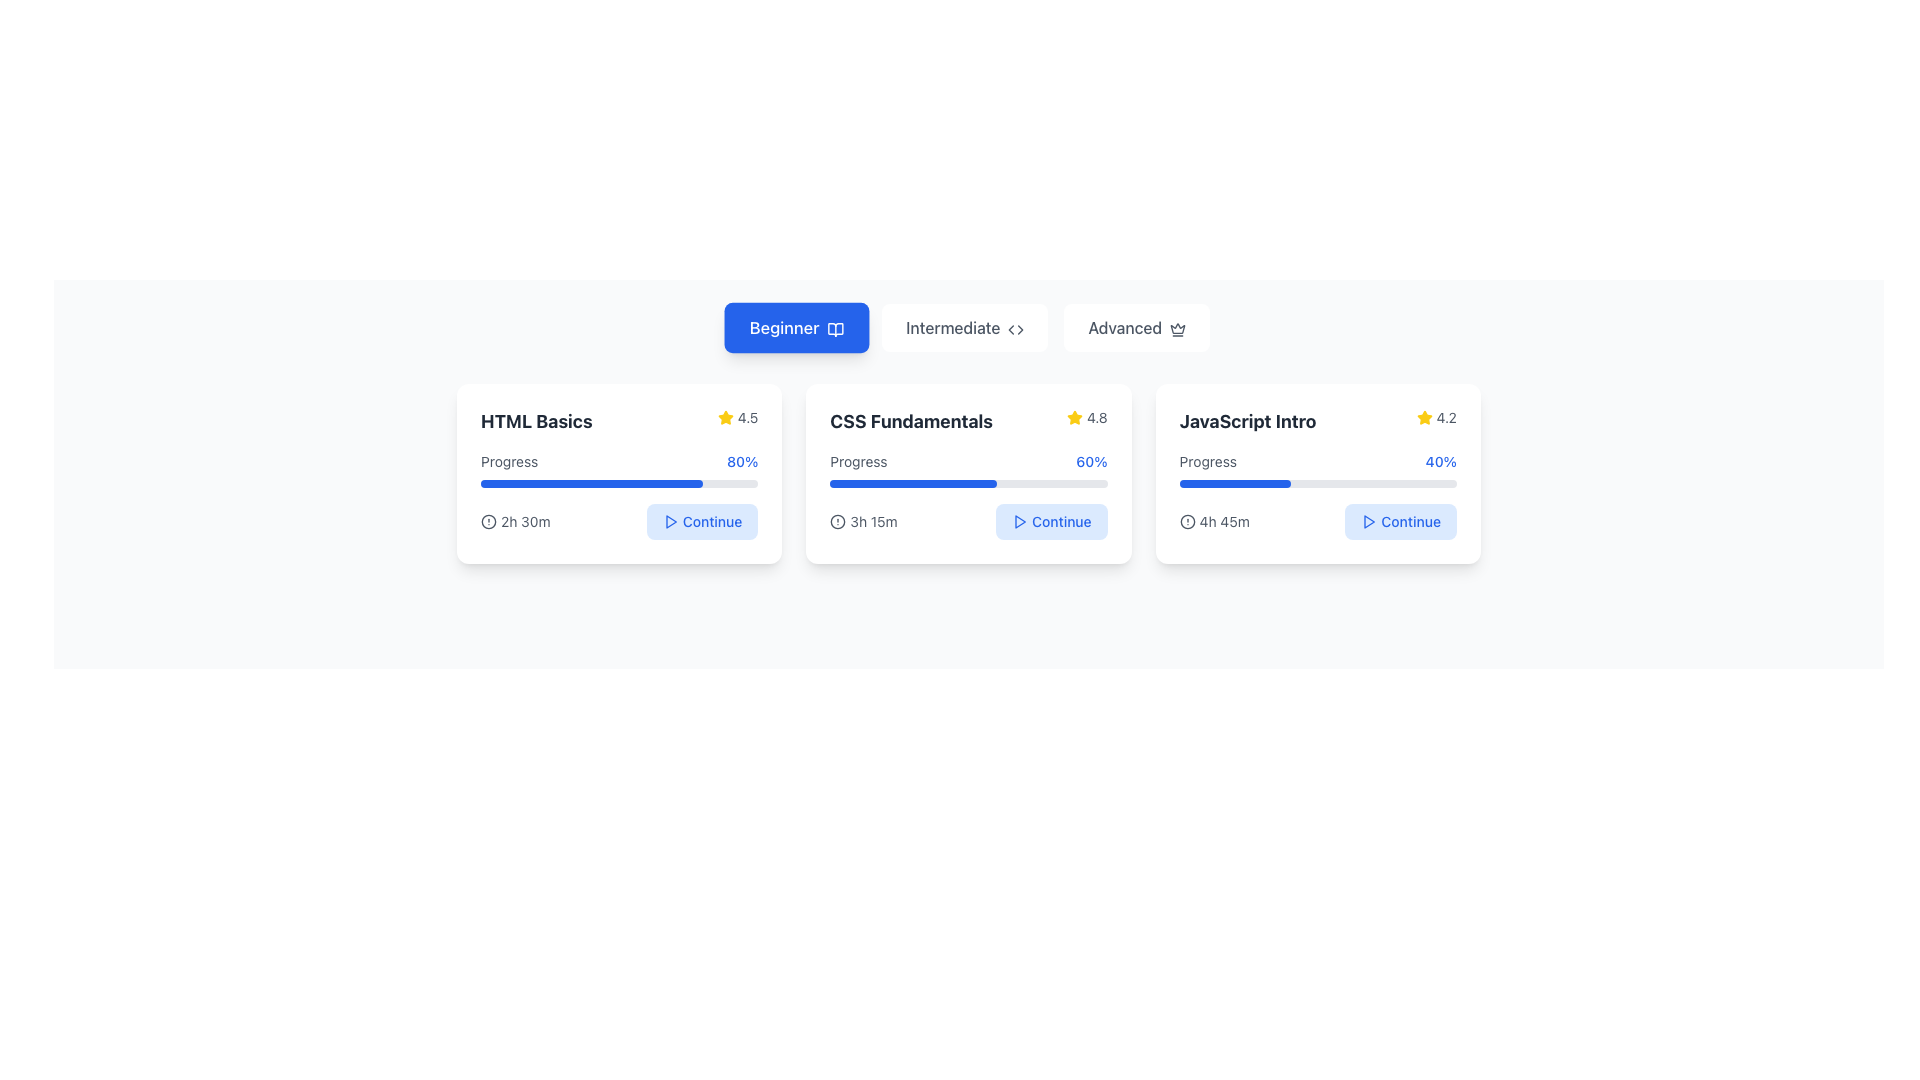  I want to click on the button containing the 'Continue' text label, which is related to the 'JavaScript Intro' course, located below the progress bar, so click(1410, 520).